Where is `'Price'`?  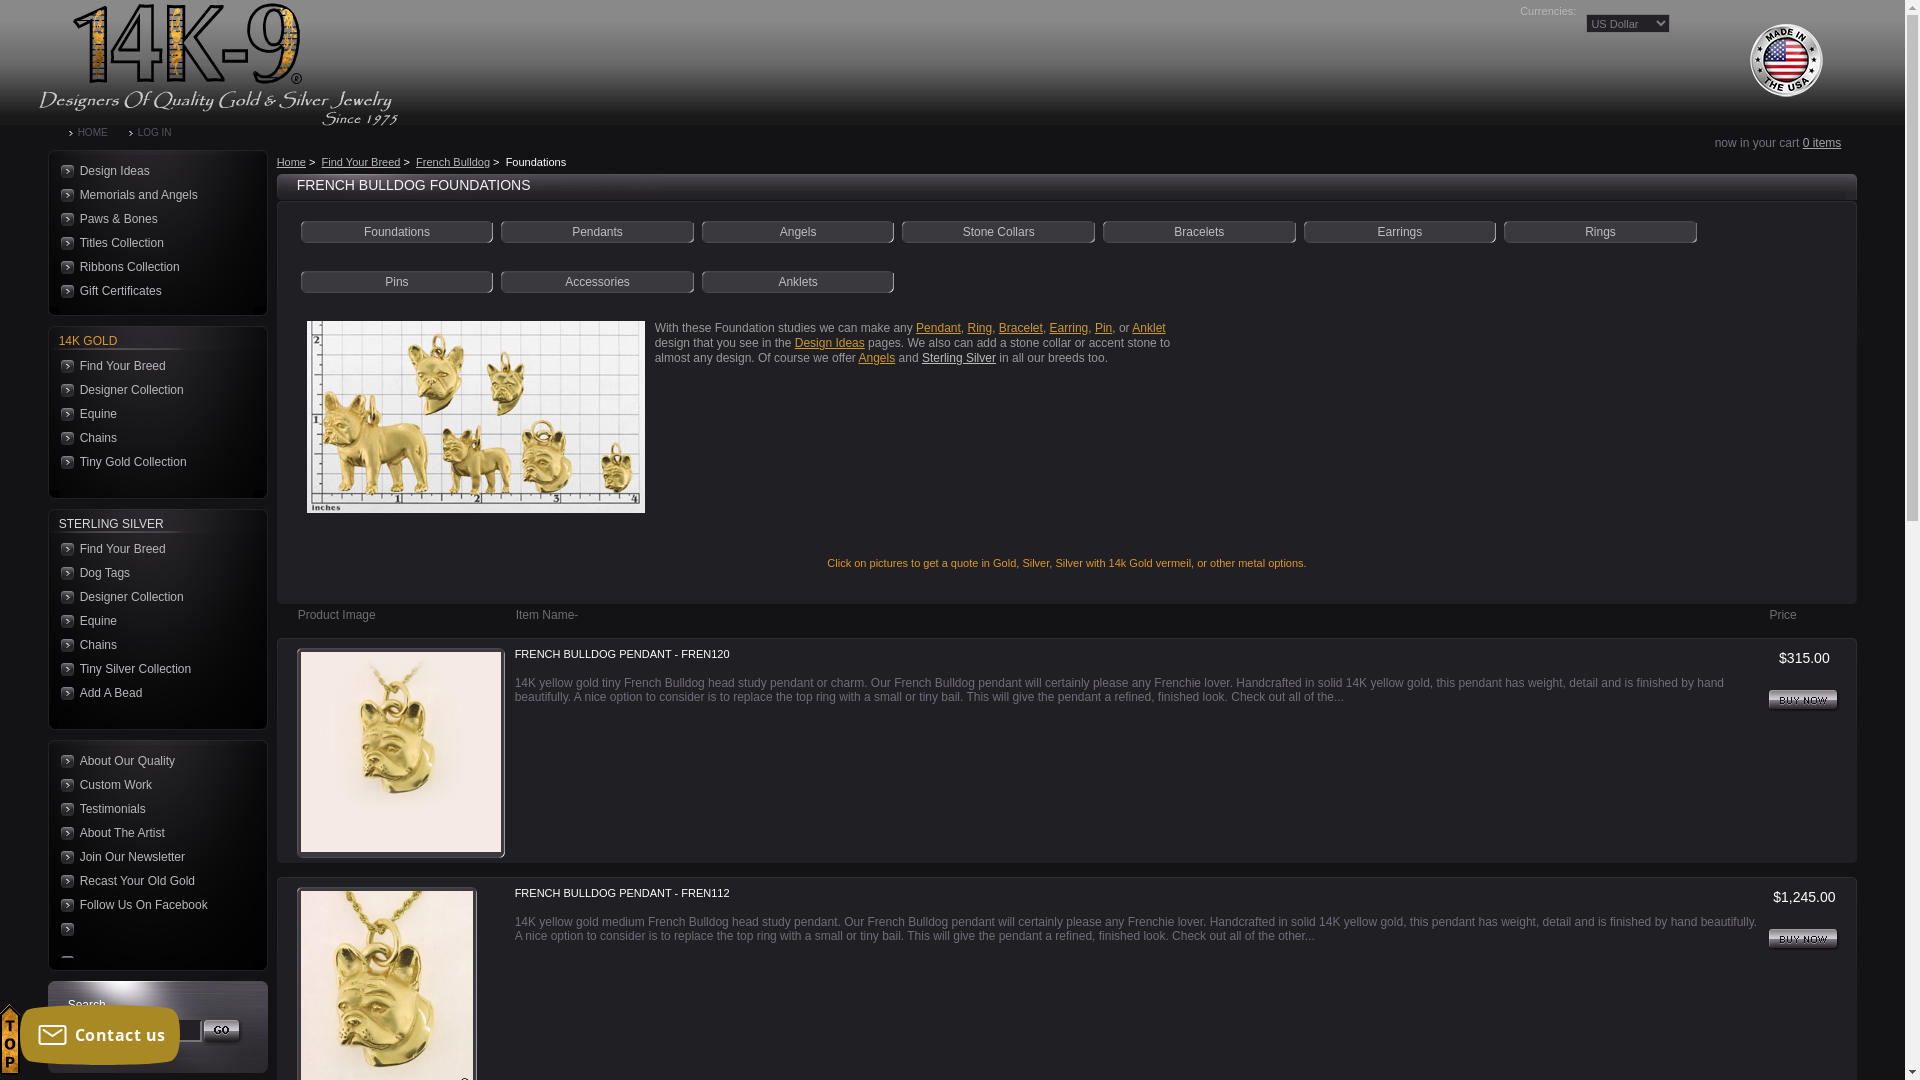
'Price' is located at coordinates (1782, 613).